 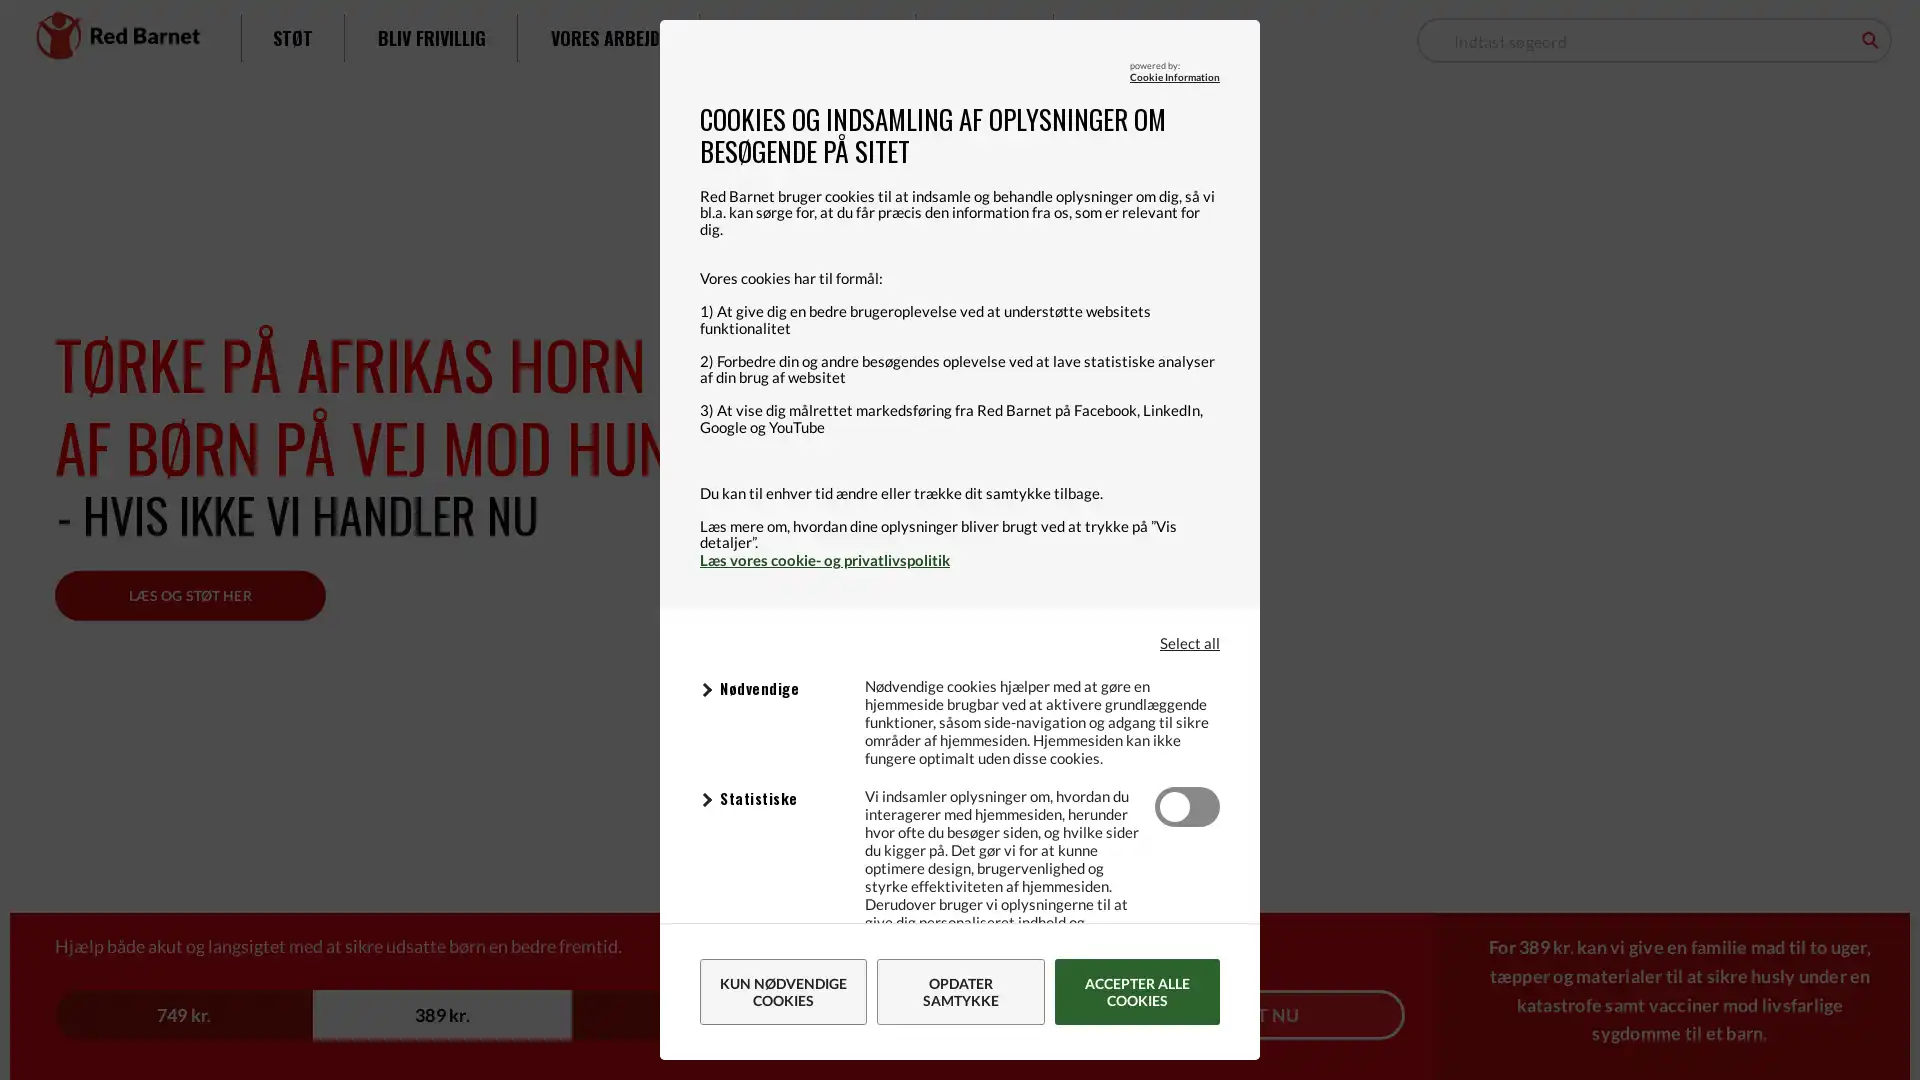 I want to click on Data Processor: Facebook Formal: Identificerer browsere med det formal at levere reklamer og website statistik. Data Processor Privacy Policy: Facebook - Data Processor Privacy Policy Udlb: 3 maneder Navn: _fbp Udbyder: .redbarnet.dk Data Processor: Facebook Formal: Sttter online markedsfring ved at indsamle oplysninger om brugerne til at promovere produkter gennem partnere og andre platforme. Data Processor Privacy Policy: Facebook - Data Processor Privacy Policy Udlb: Session Navn: Udbyder: www.facebook.com Data Processor: Youtube, Google Formal: Indsamler oplysninger om brugerne og deres aktivitet pa websitet via indlejrede videospillere med det formal at levere malrettet annoncering. Data Processor Privacy Policy: Youtube, Google - Data Processor Privacy Policy Udlb: Session Navn: YSC Udbyder: .youtube.com, so click(x=771, y=981).